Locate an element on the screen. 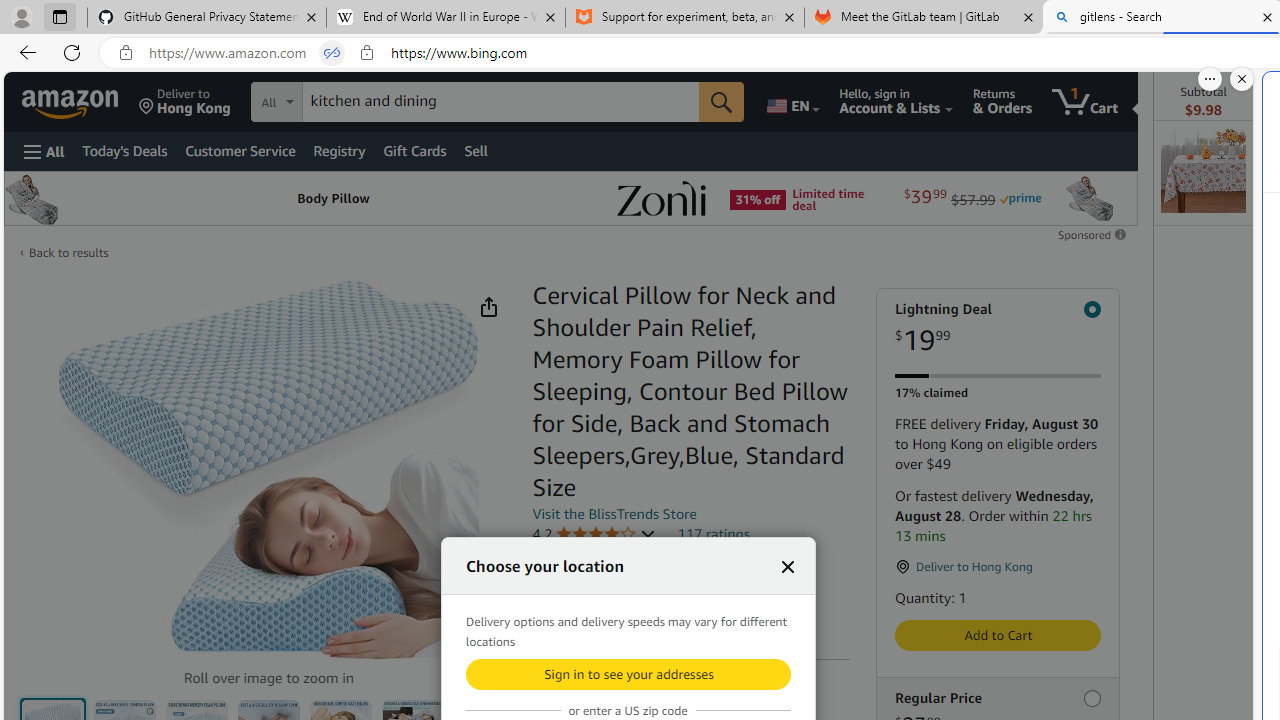 The height and width of the screenshot is (720, 1280). '4.2 4.2 out of 5 stars' is located at coordinates (592, 533).